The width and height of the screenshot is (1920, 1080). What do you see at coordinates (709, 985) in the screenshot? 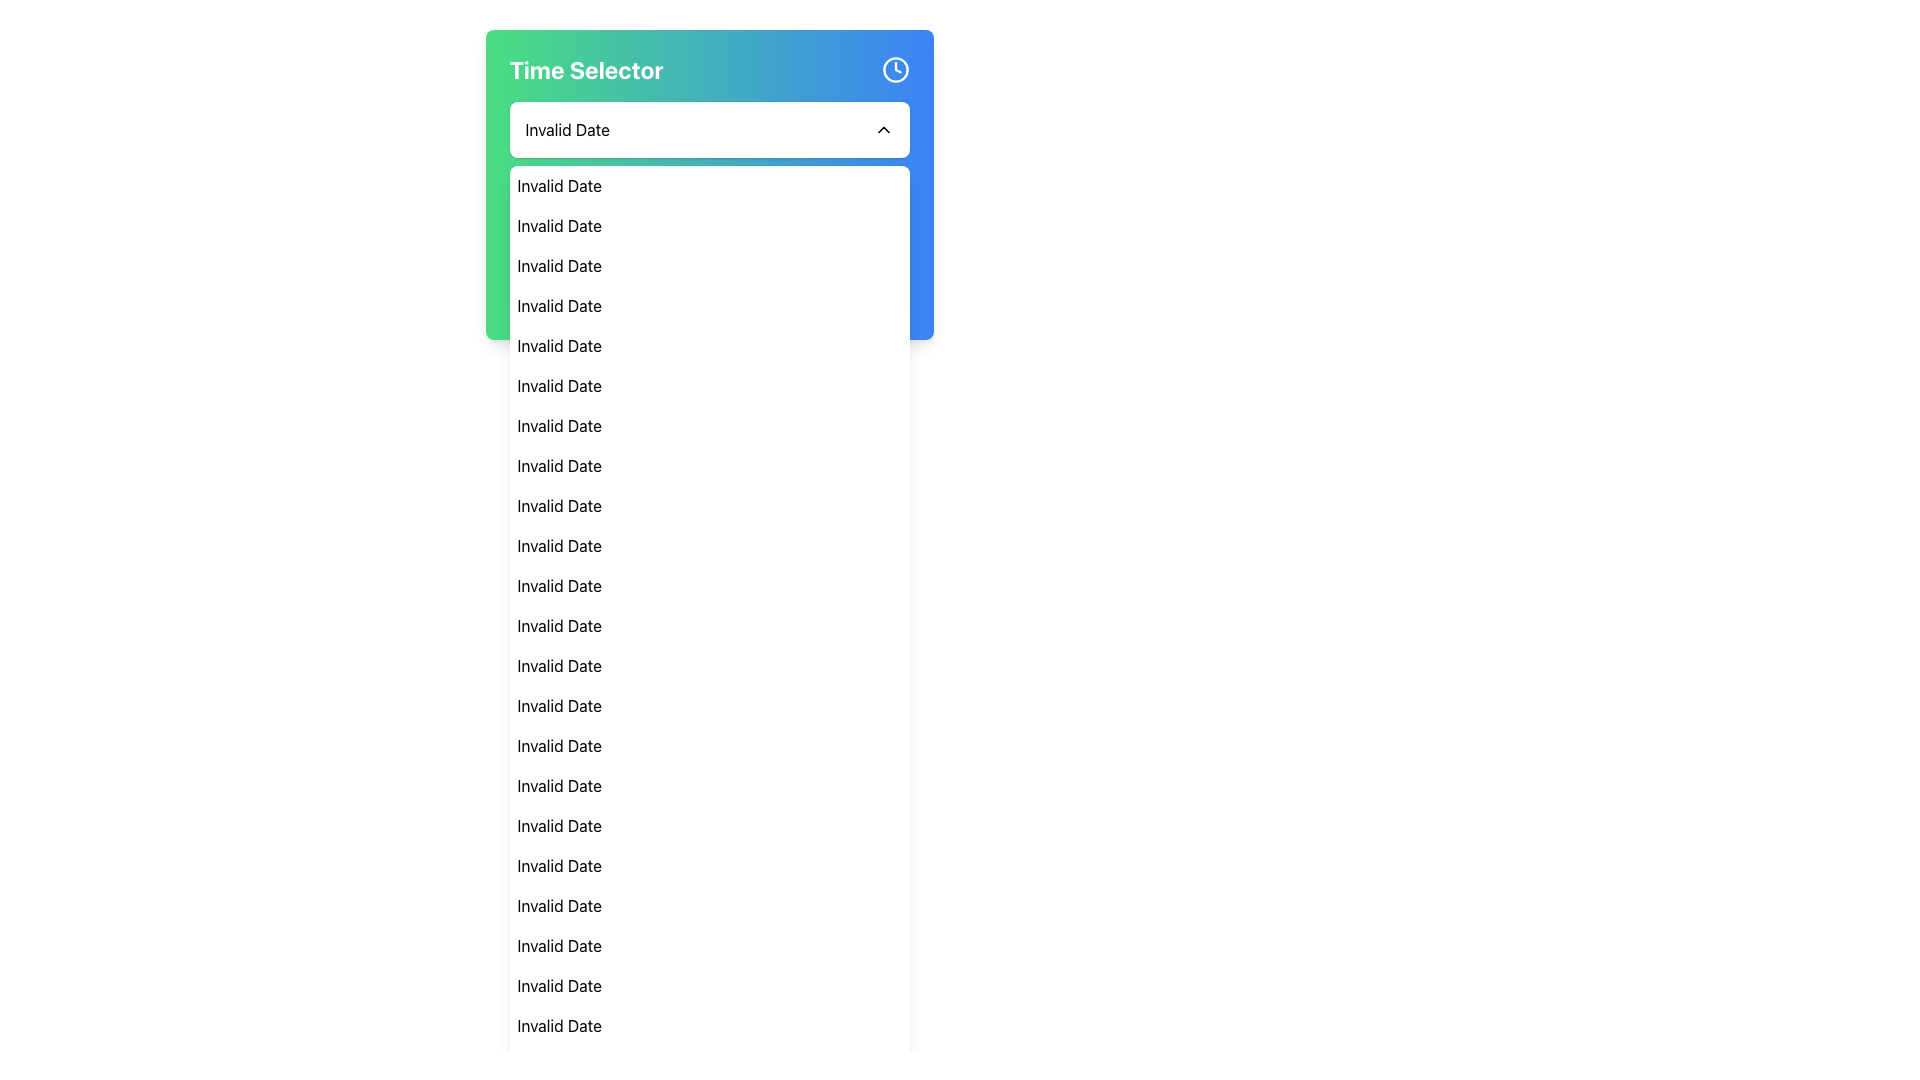
I see `the 22nd entry in the dropdown menu labeled 'Invalid Date'` at bounding box center [709, 985].